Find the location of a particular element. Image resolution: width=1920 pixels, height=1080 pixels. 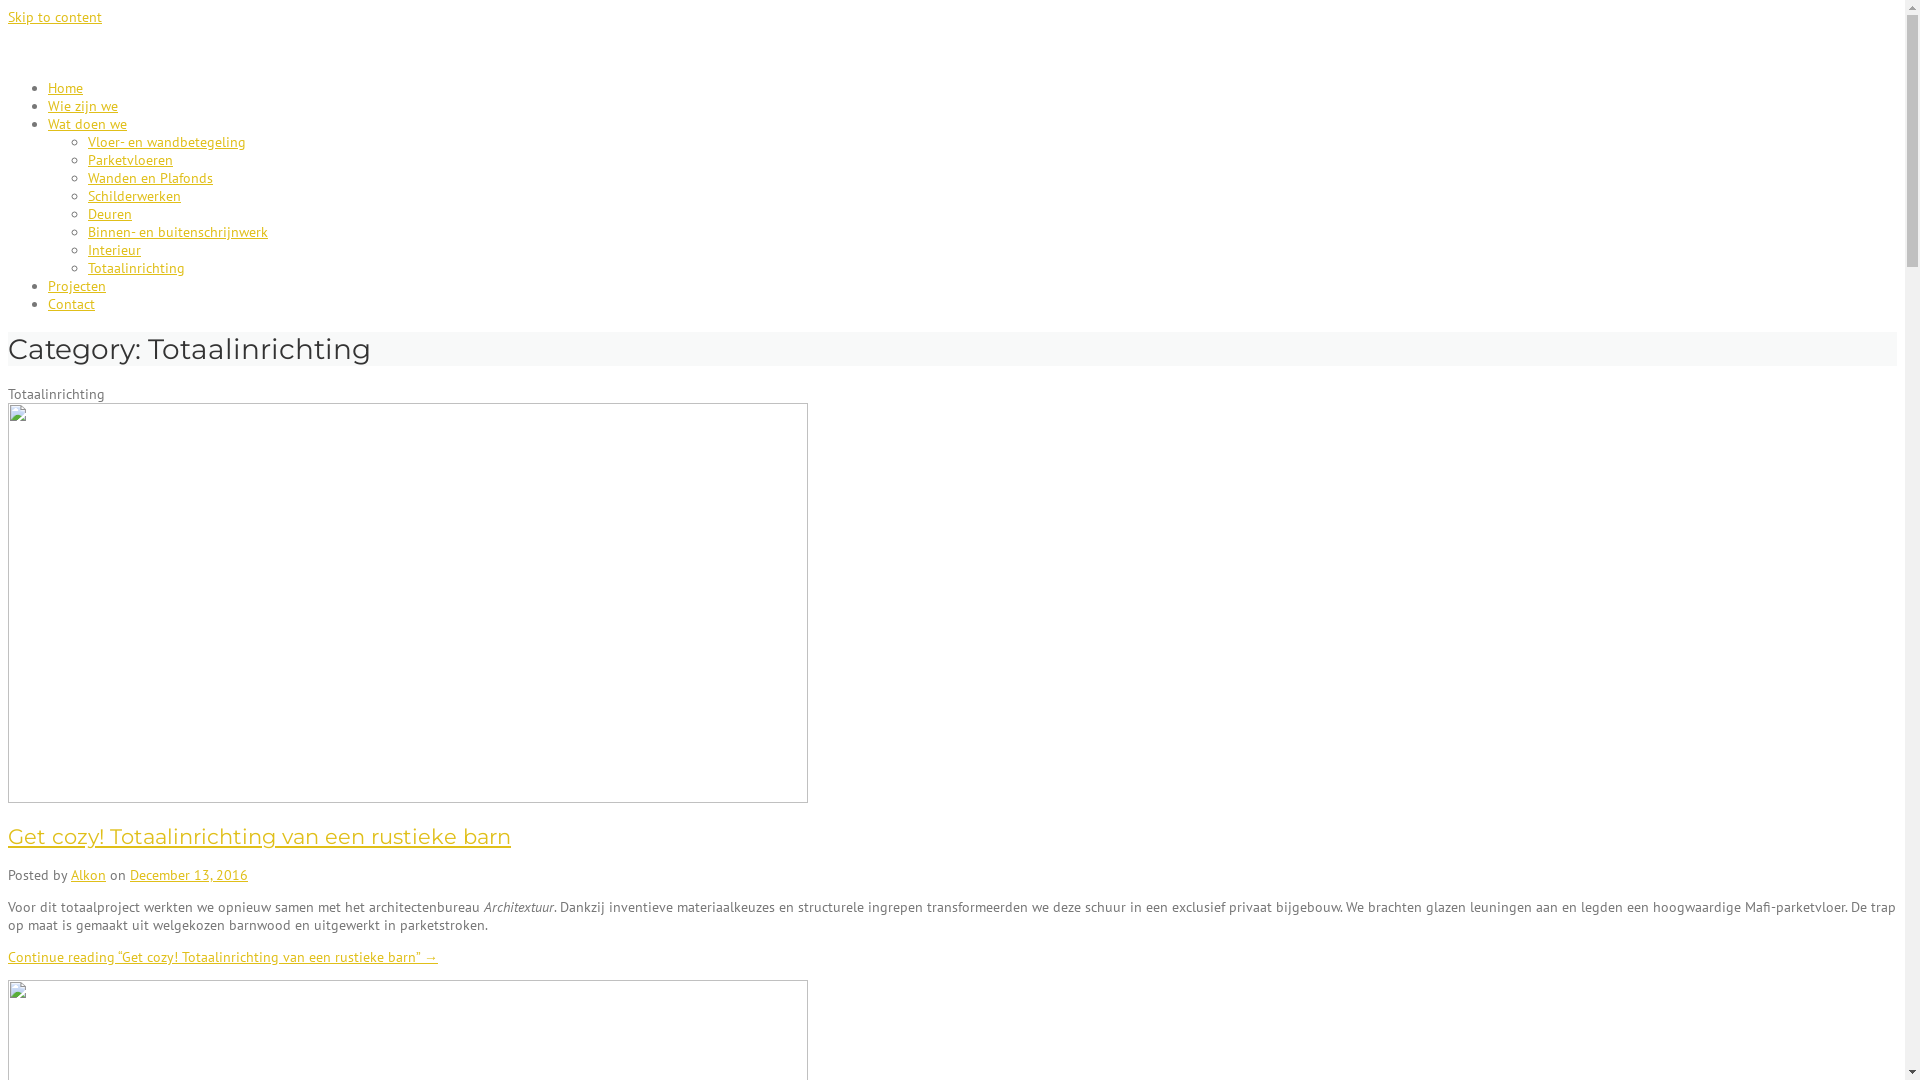

'Totaalinrichting' is located at coordinates (135, 266).